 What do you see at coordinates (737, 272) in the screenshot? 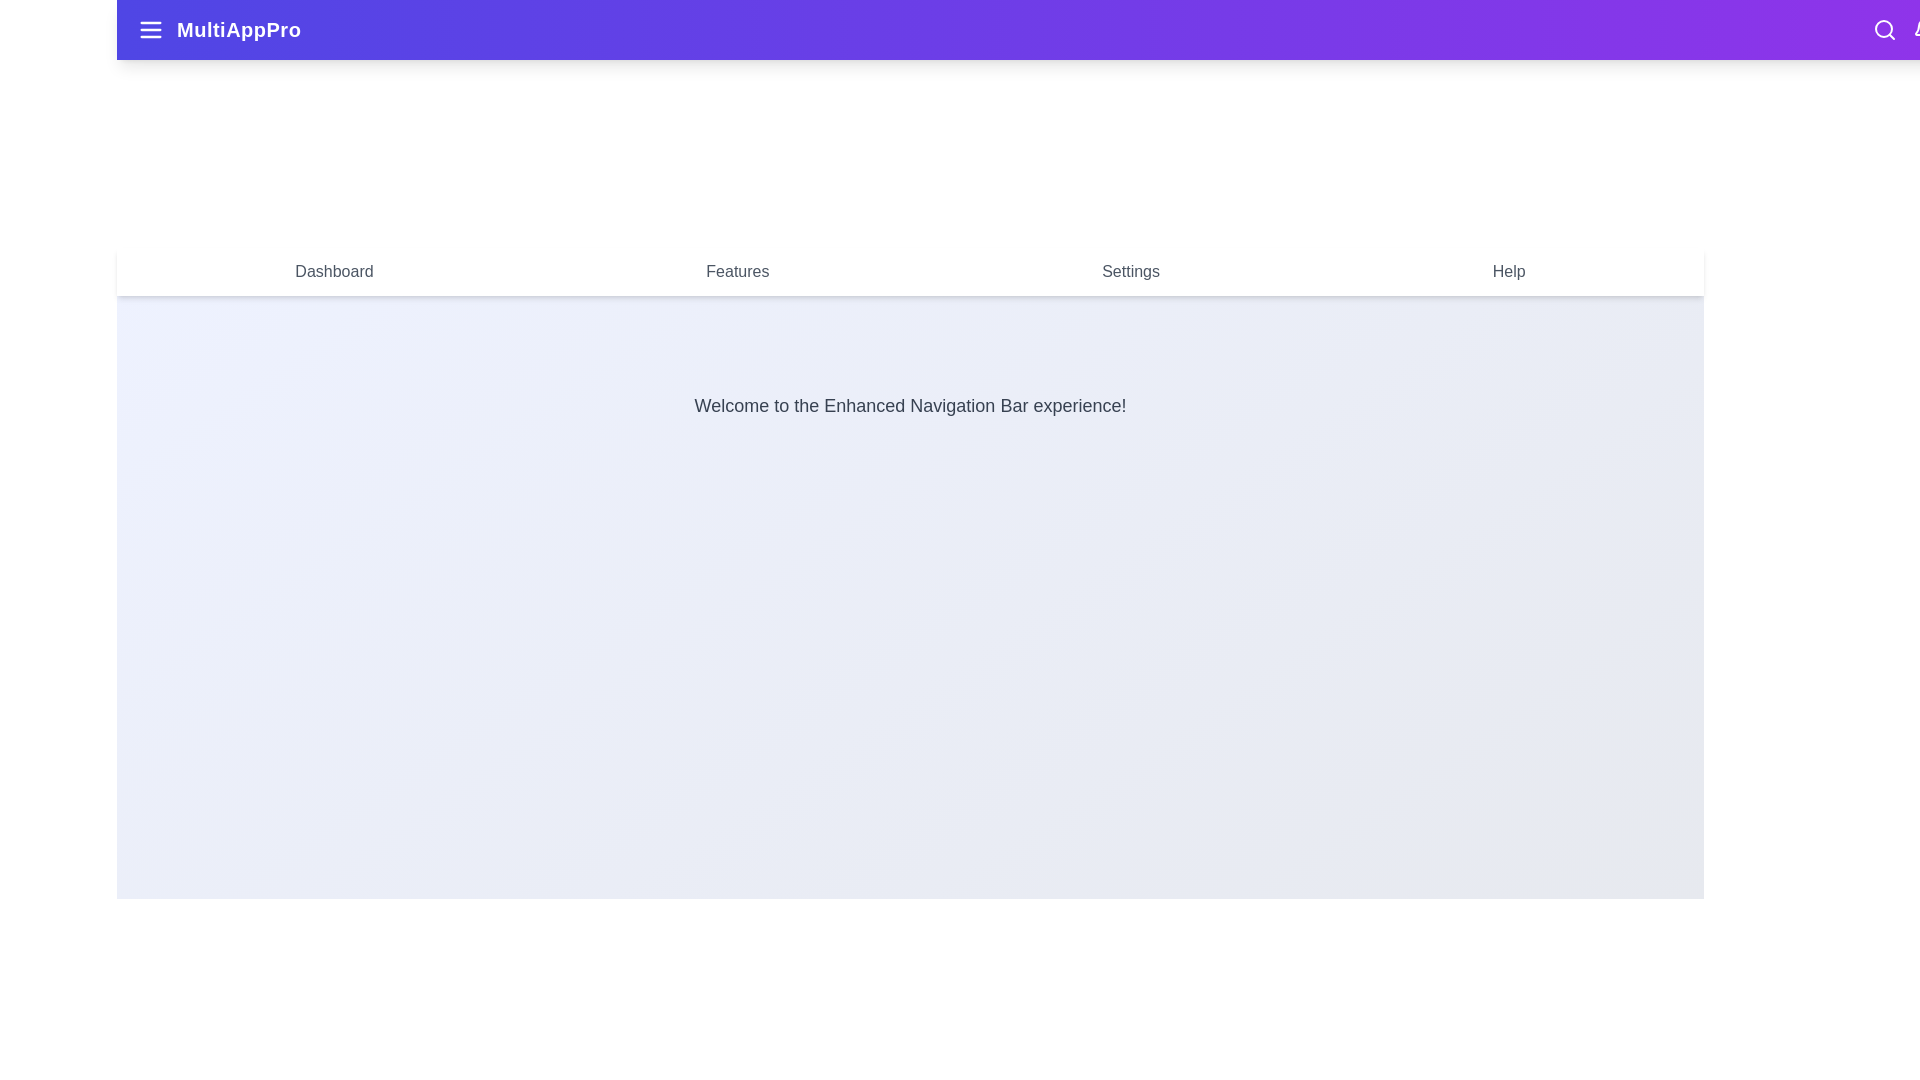
I see `the navigation menu item labeled Features` at bounding box center [737, 272].